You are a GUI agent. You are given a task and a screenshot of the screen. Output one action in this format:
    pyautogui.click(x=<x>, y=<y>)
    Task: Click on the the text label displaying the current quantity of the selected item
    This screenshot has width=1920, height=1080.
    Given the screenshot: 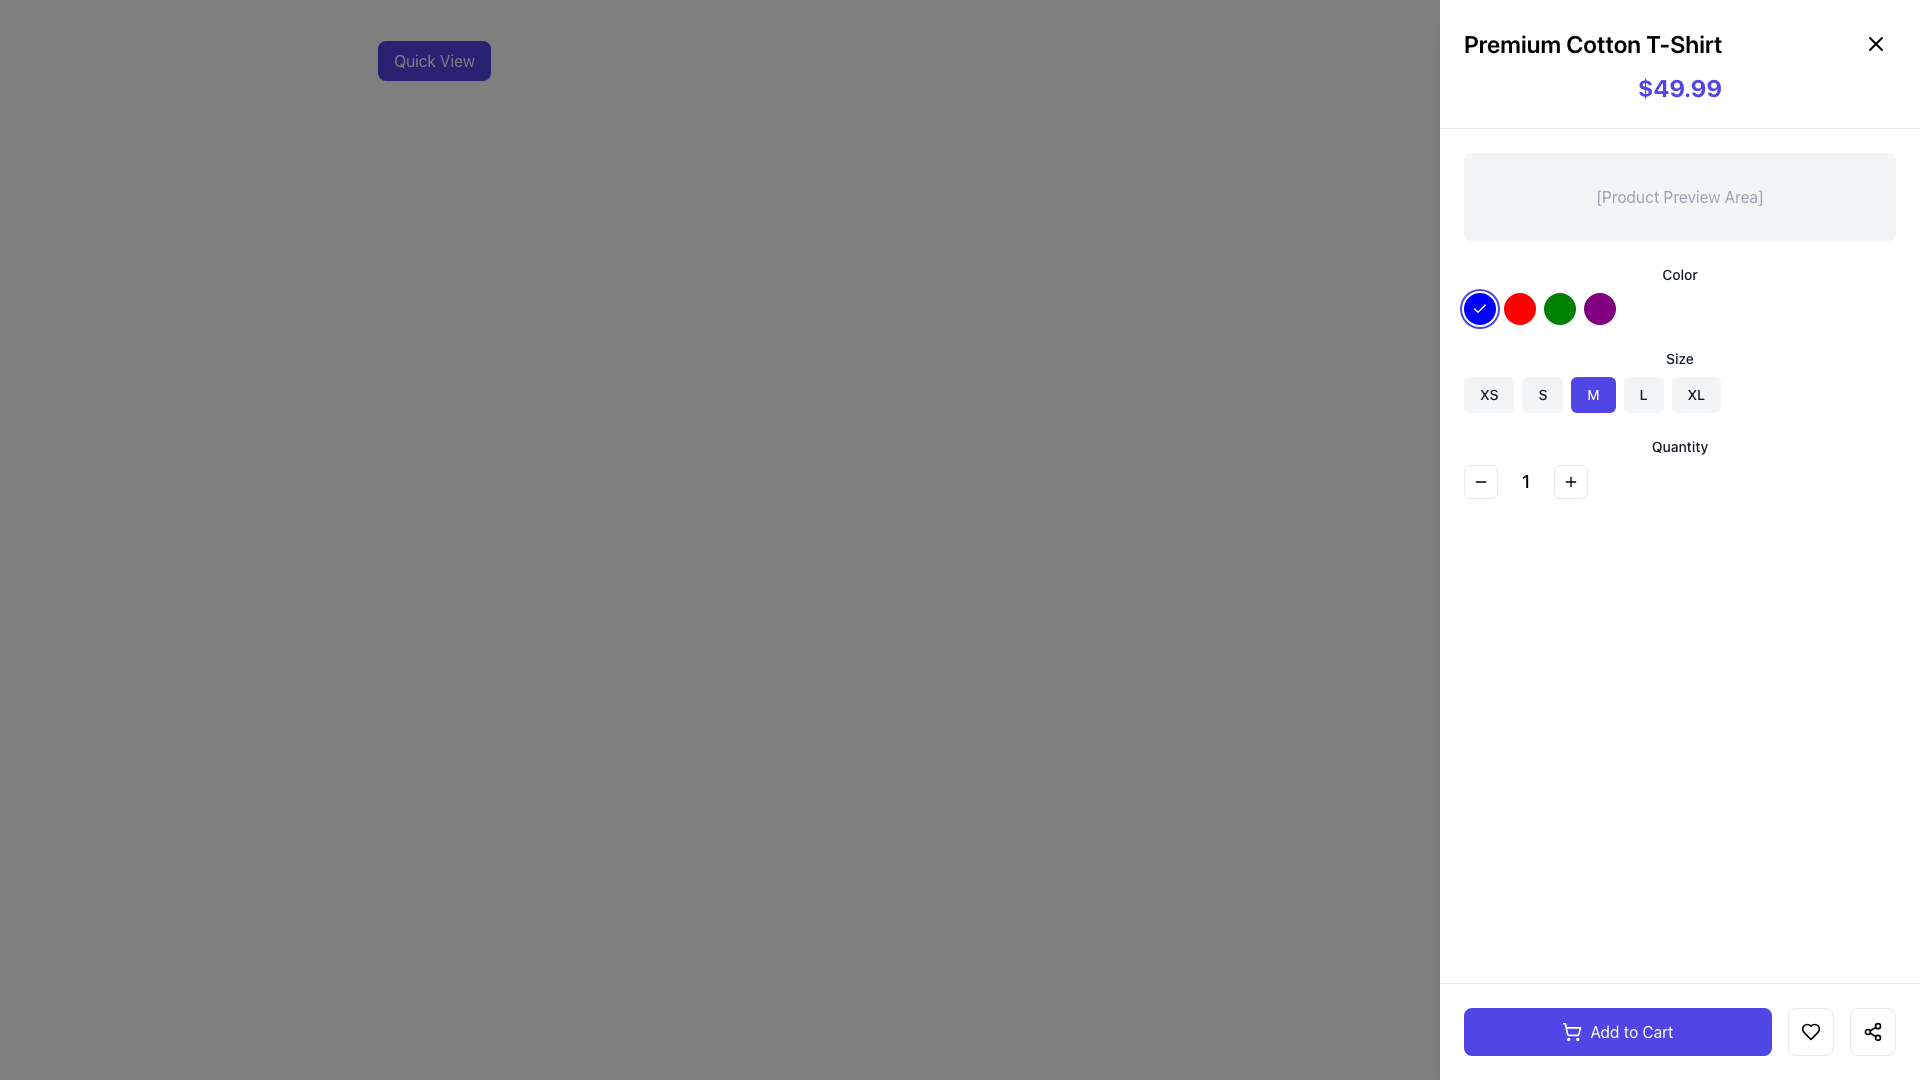 What is the action you would take?
    pyautogui.click(x=1525, y=482)
    